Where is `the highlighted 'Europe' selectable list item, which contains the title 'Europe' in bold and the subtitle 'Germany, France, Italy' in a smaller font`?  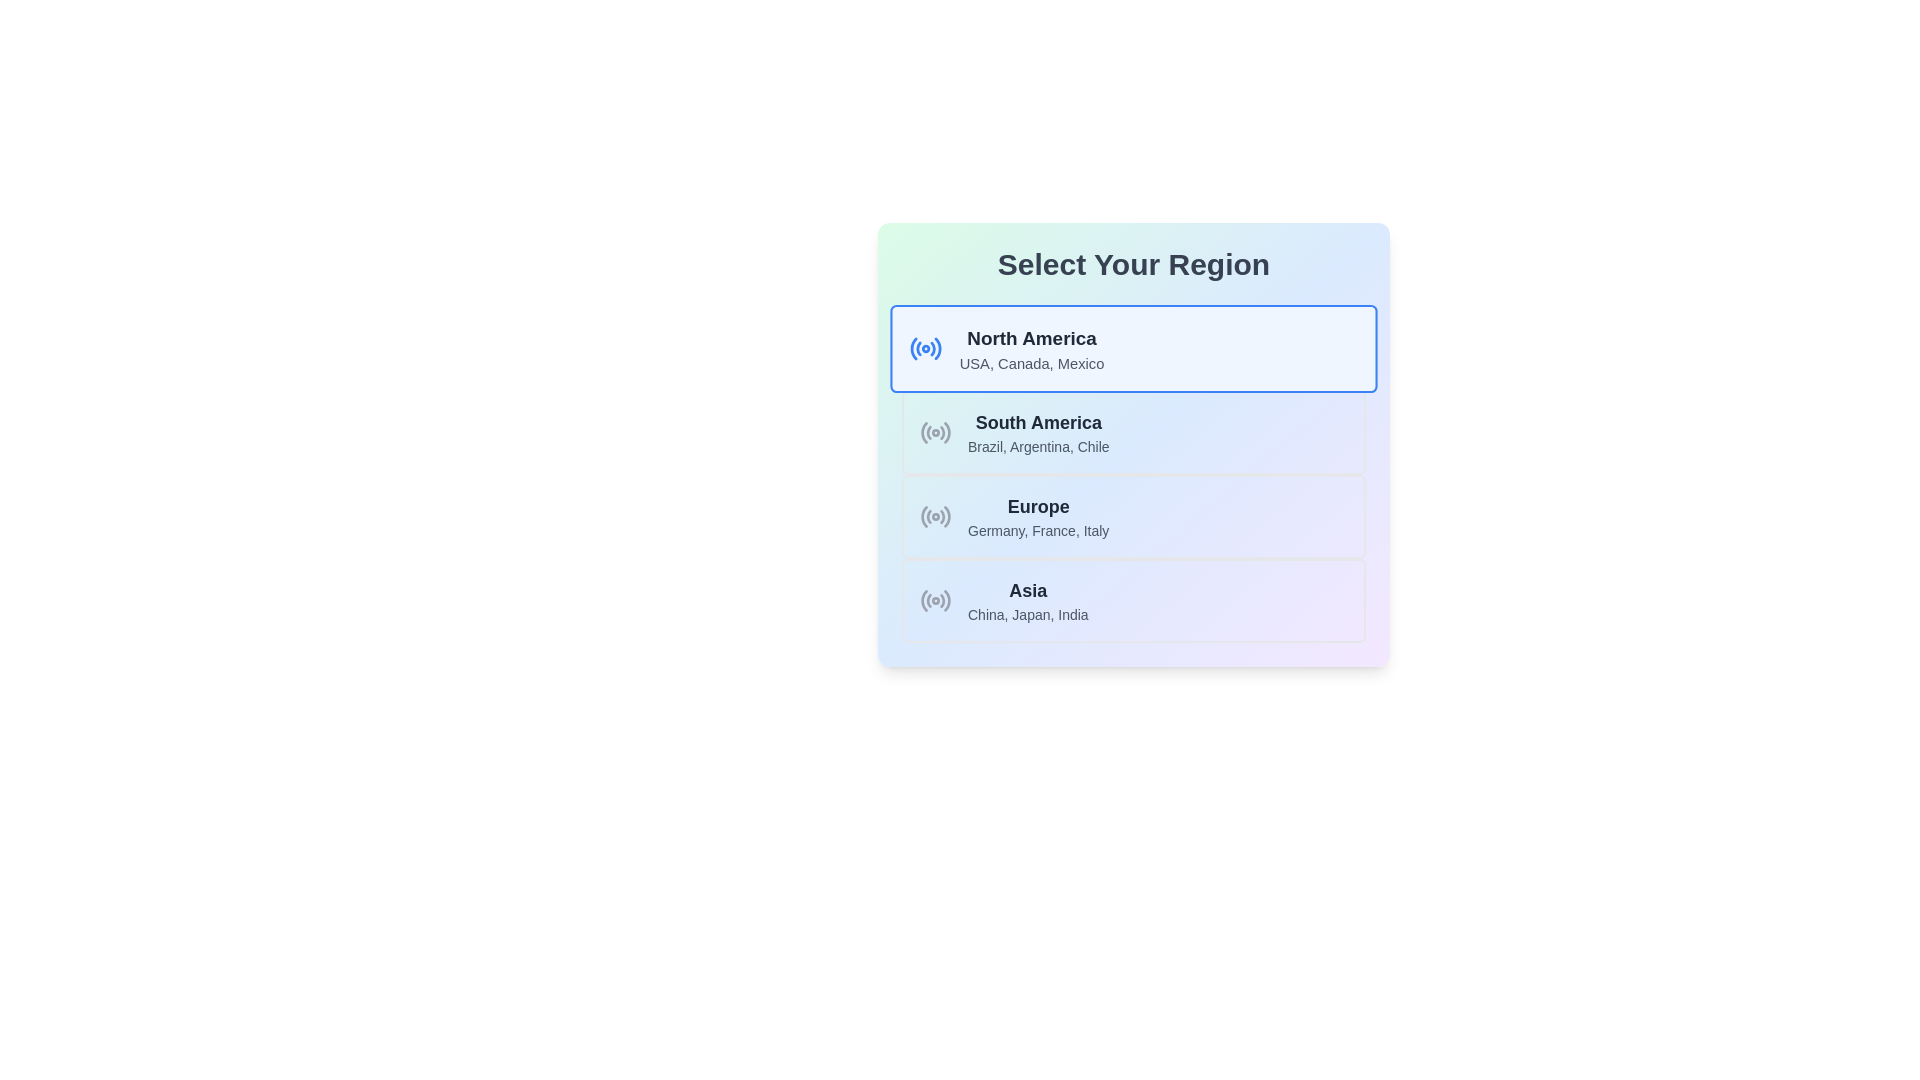 the highlighted 'Europe' selectable list item, which contains the title 'Europe' in bold and the subtitle 'Germany, France, Italy' in a smaller font is located at coordinates (1038, 515).